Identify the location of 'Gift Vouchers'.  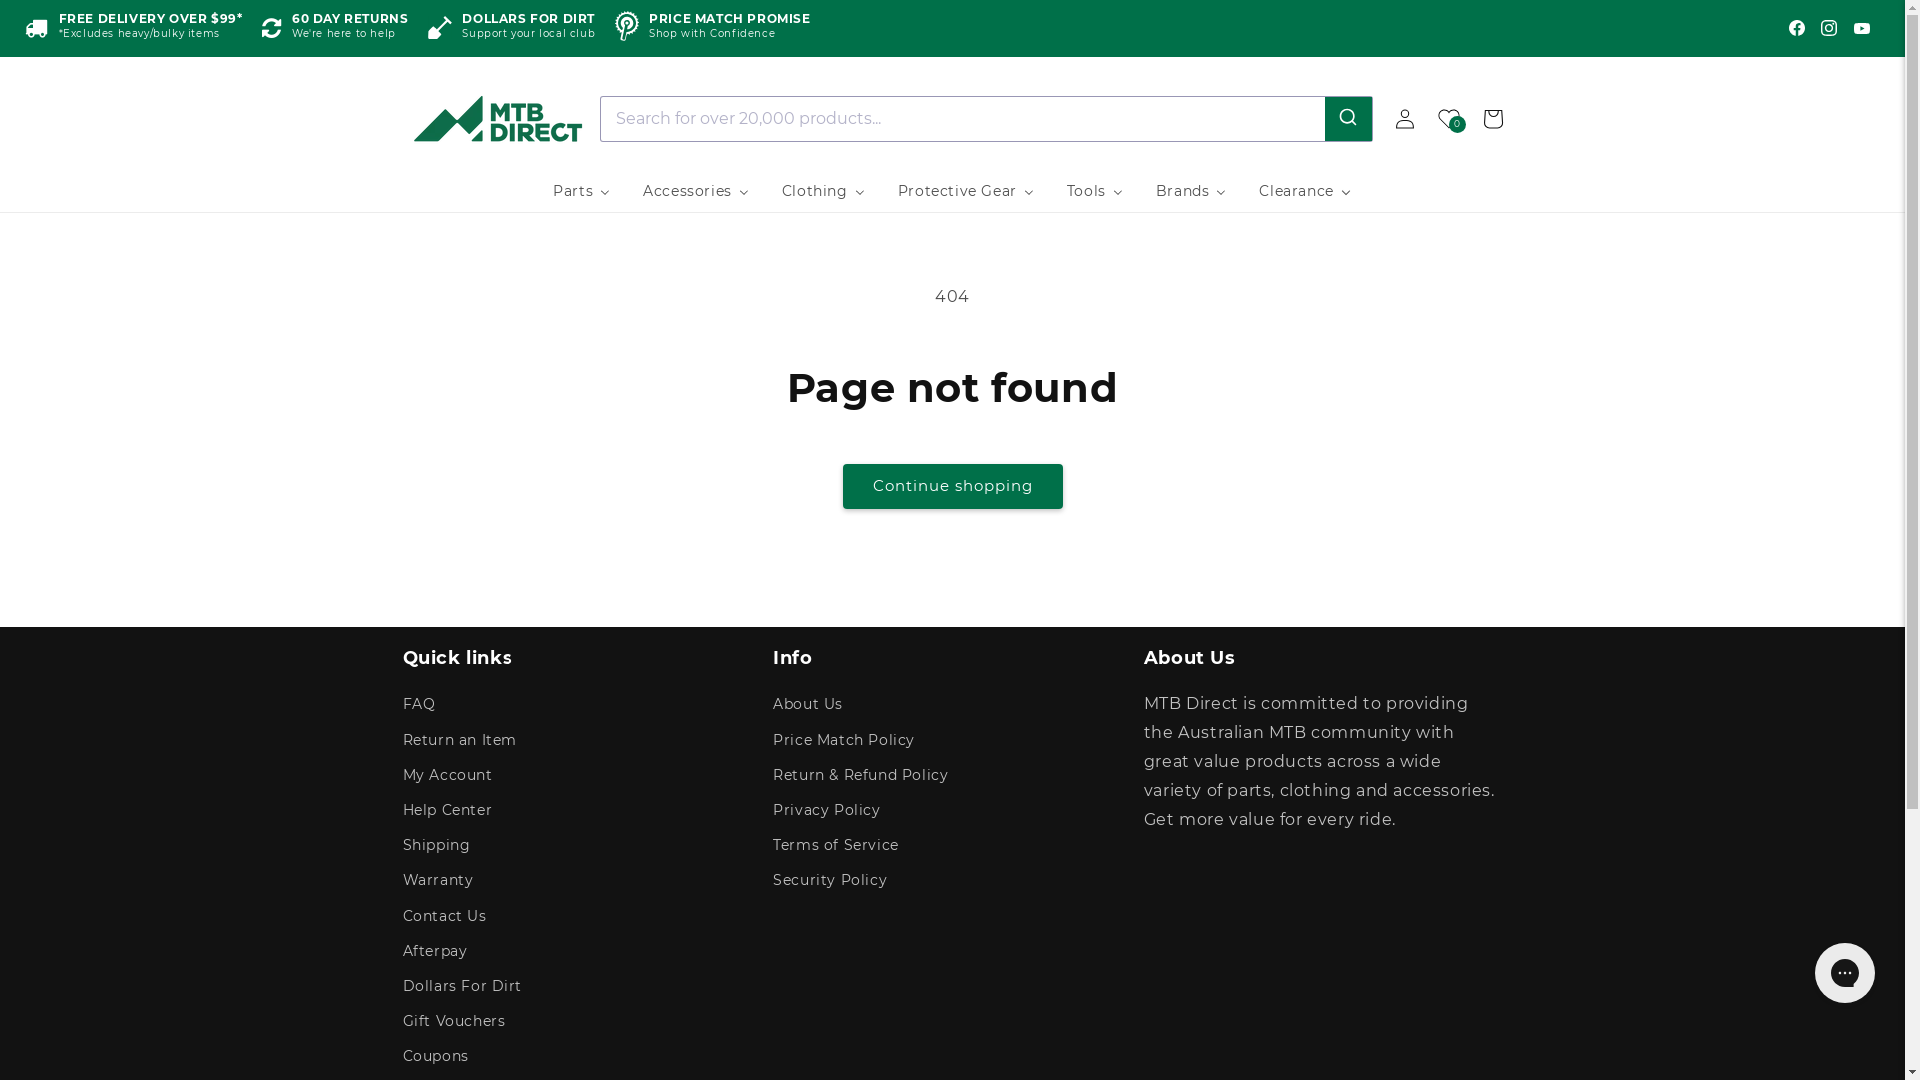
(401, 1021).